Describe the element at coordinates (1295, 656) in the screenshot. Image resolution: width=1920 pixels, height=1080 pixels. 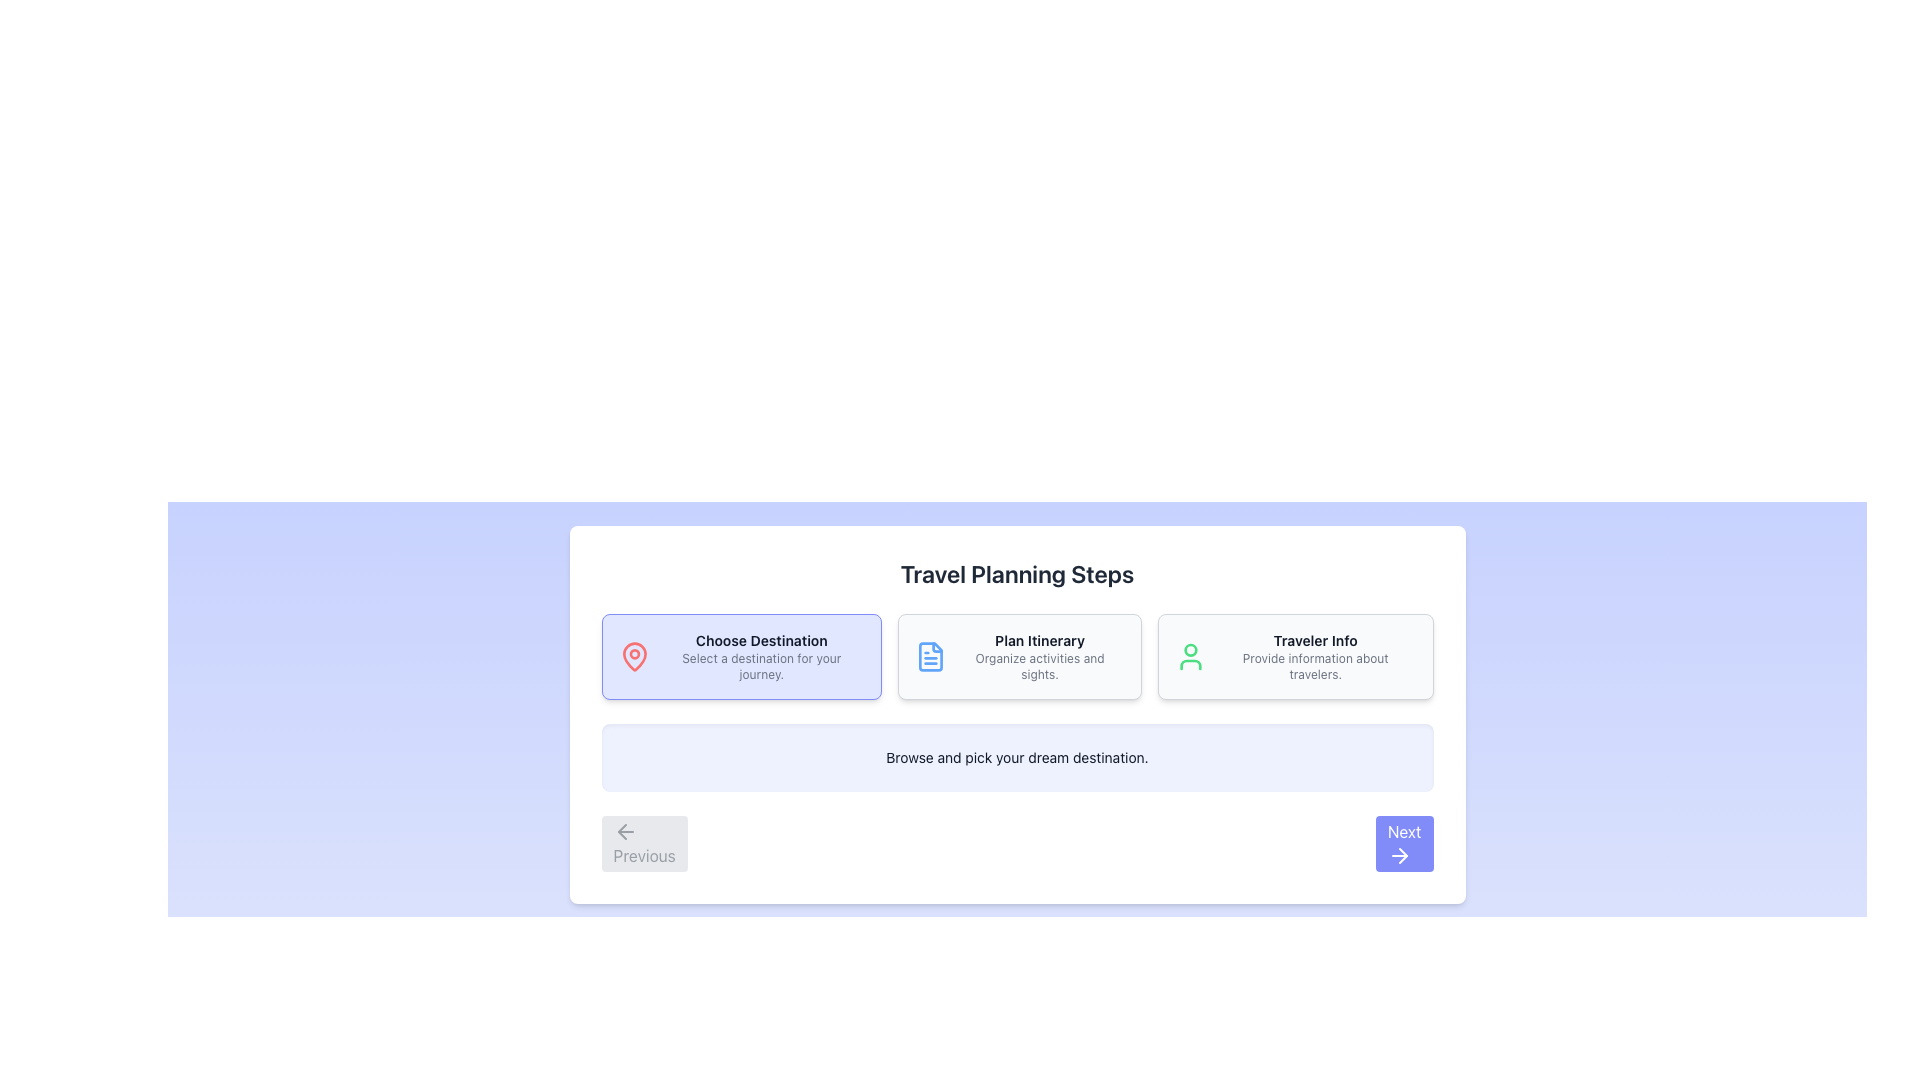
I see `the 'Traveler Info' button, which is the rightmost button under 'Travel Planning Steps', featuring a user silhouette icon and the text 'Provide information about travelers.'` at that location.